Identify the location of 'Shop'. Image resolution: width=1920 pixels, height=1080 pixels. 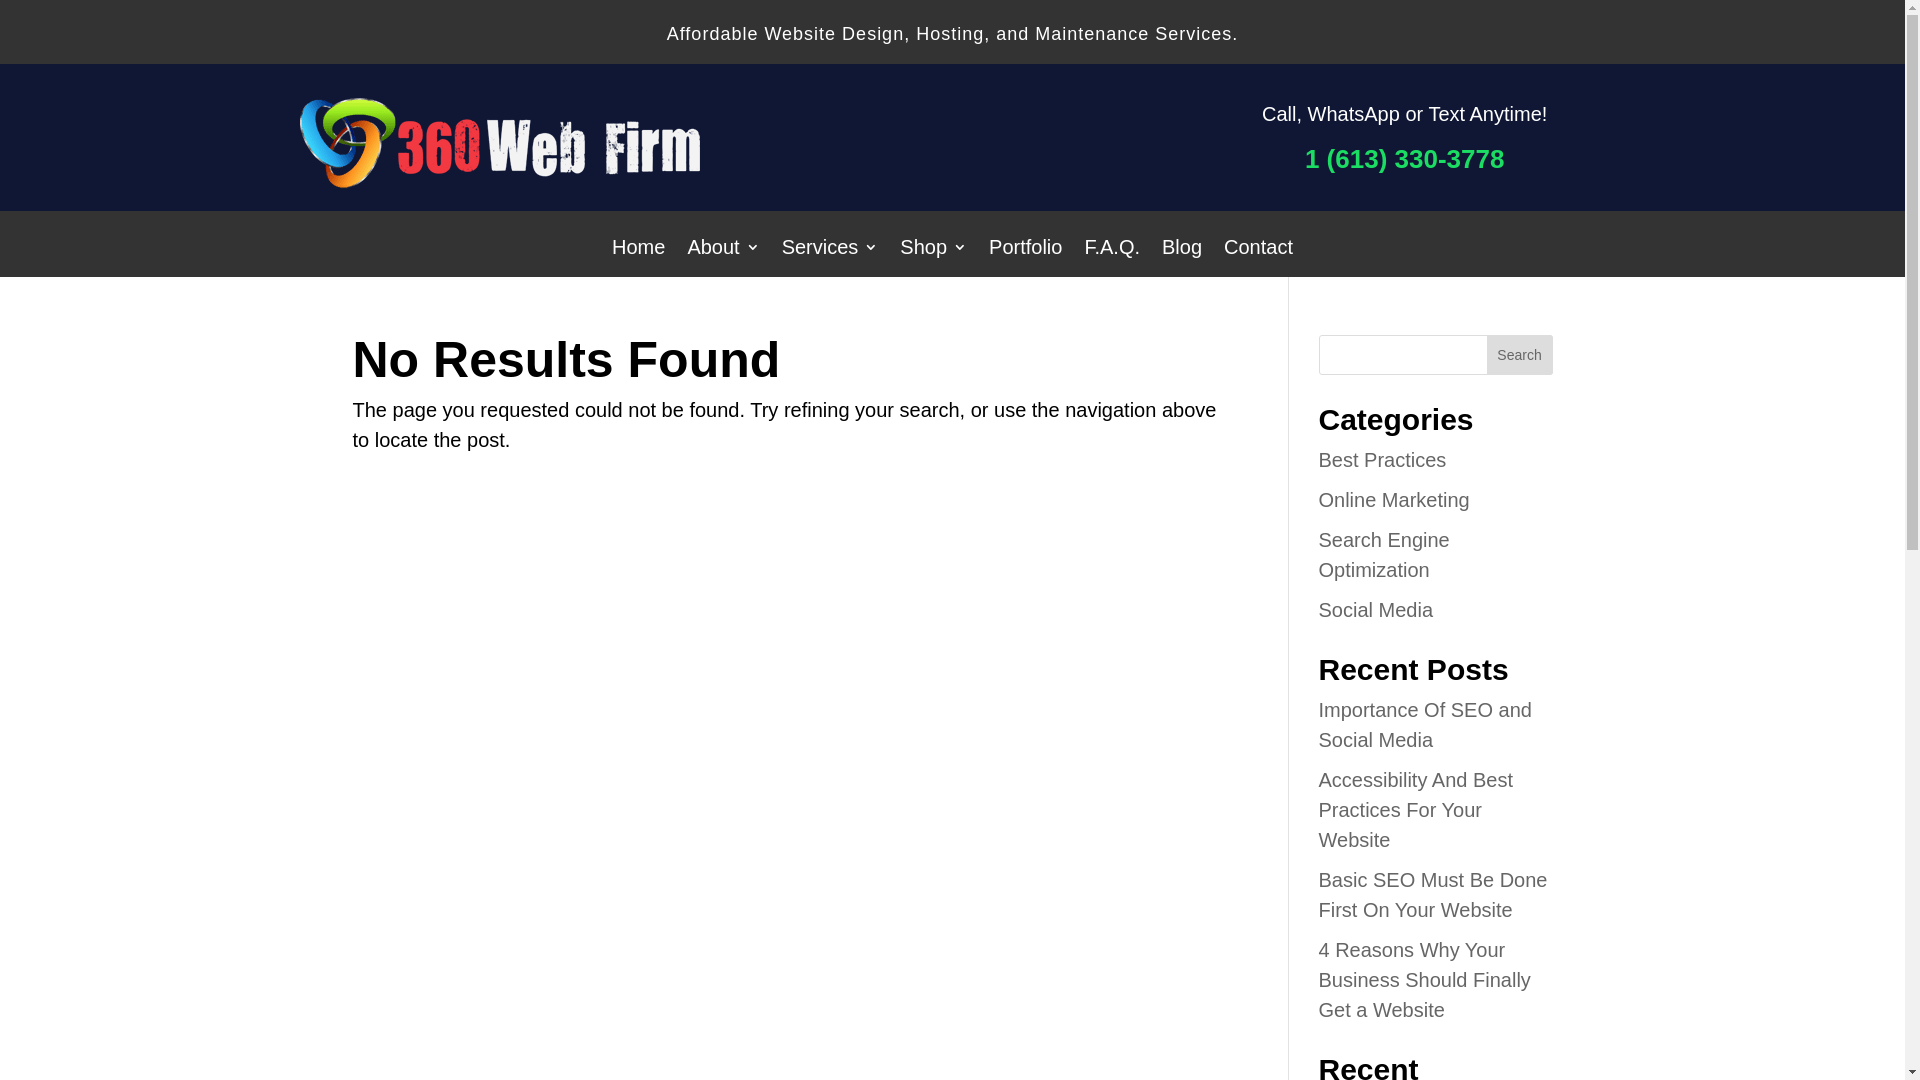
(932, 249).